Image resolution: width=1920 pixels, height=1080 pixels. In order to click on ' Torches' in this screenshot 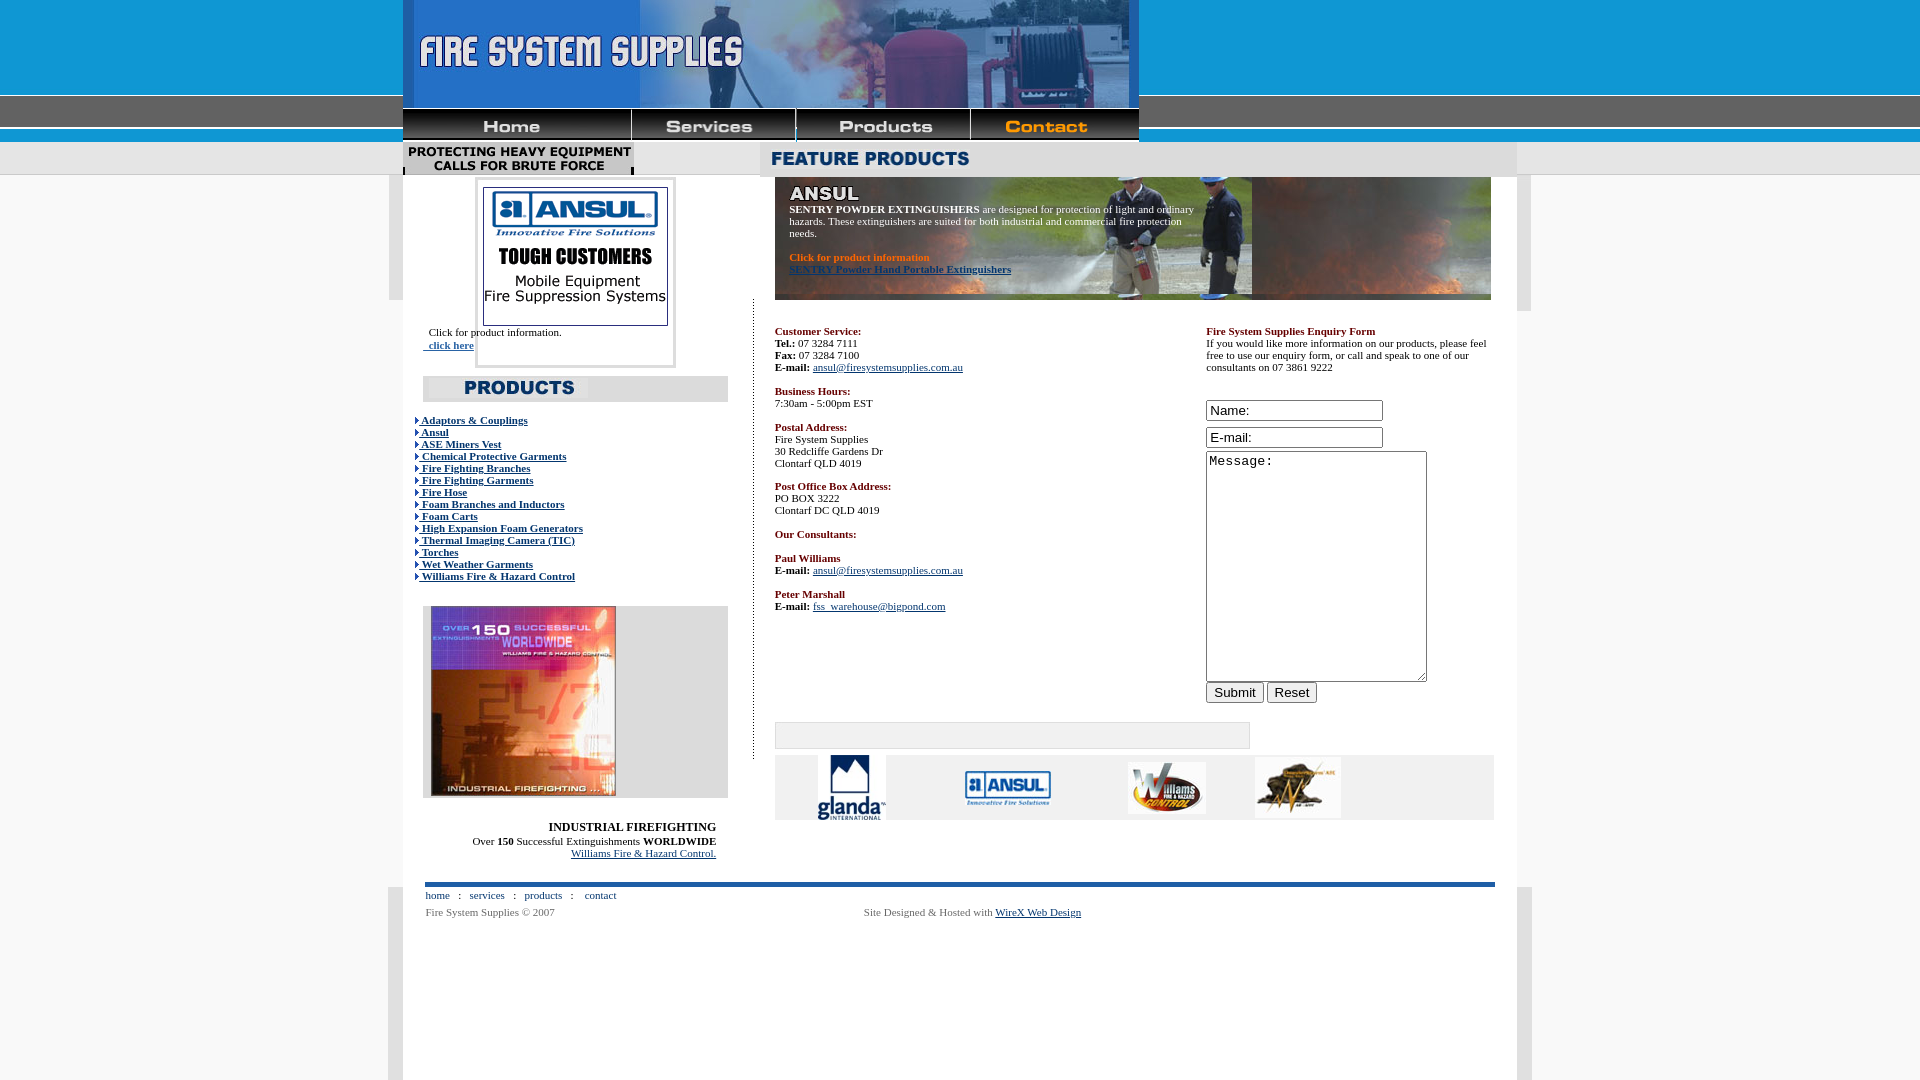, I will do `click(435, 551)`.